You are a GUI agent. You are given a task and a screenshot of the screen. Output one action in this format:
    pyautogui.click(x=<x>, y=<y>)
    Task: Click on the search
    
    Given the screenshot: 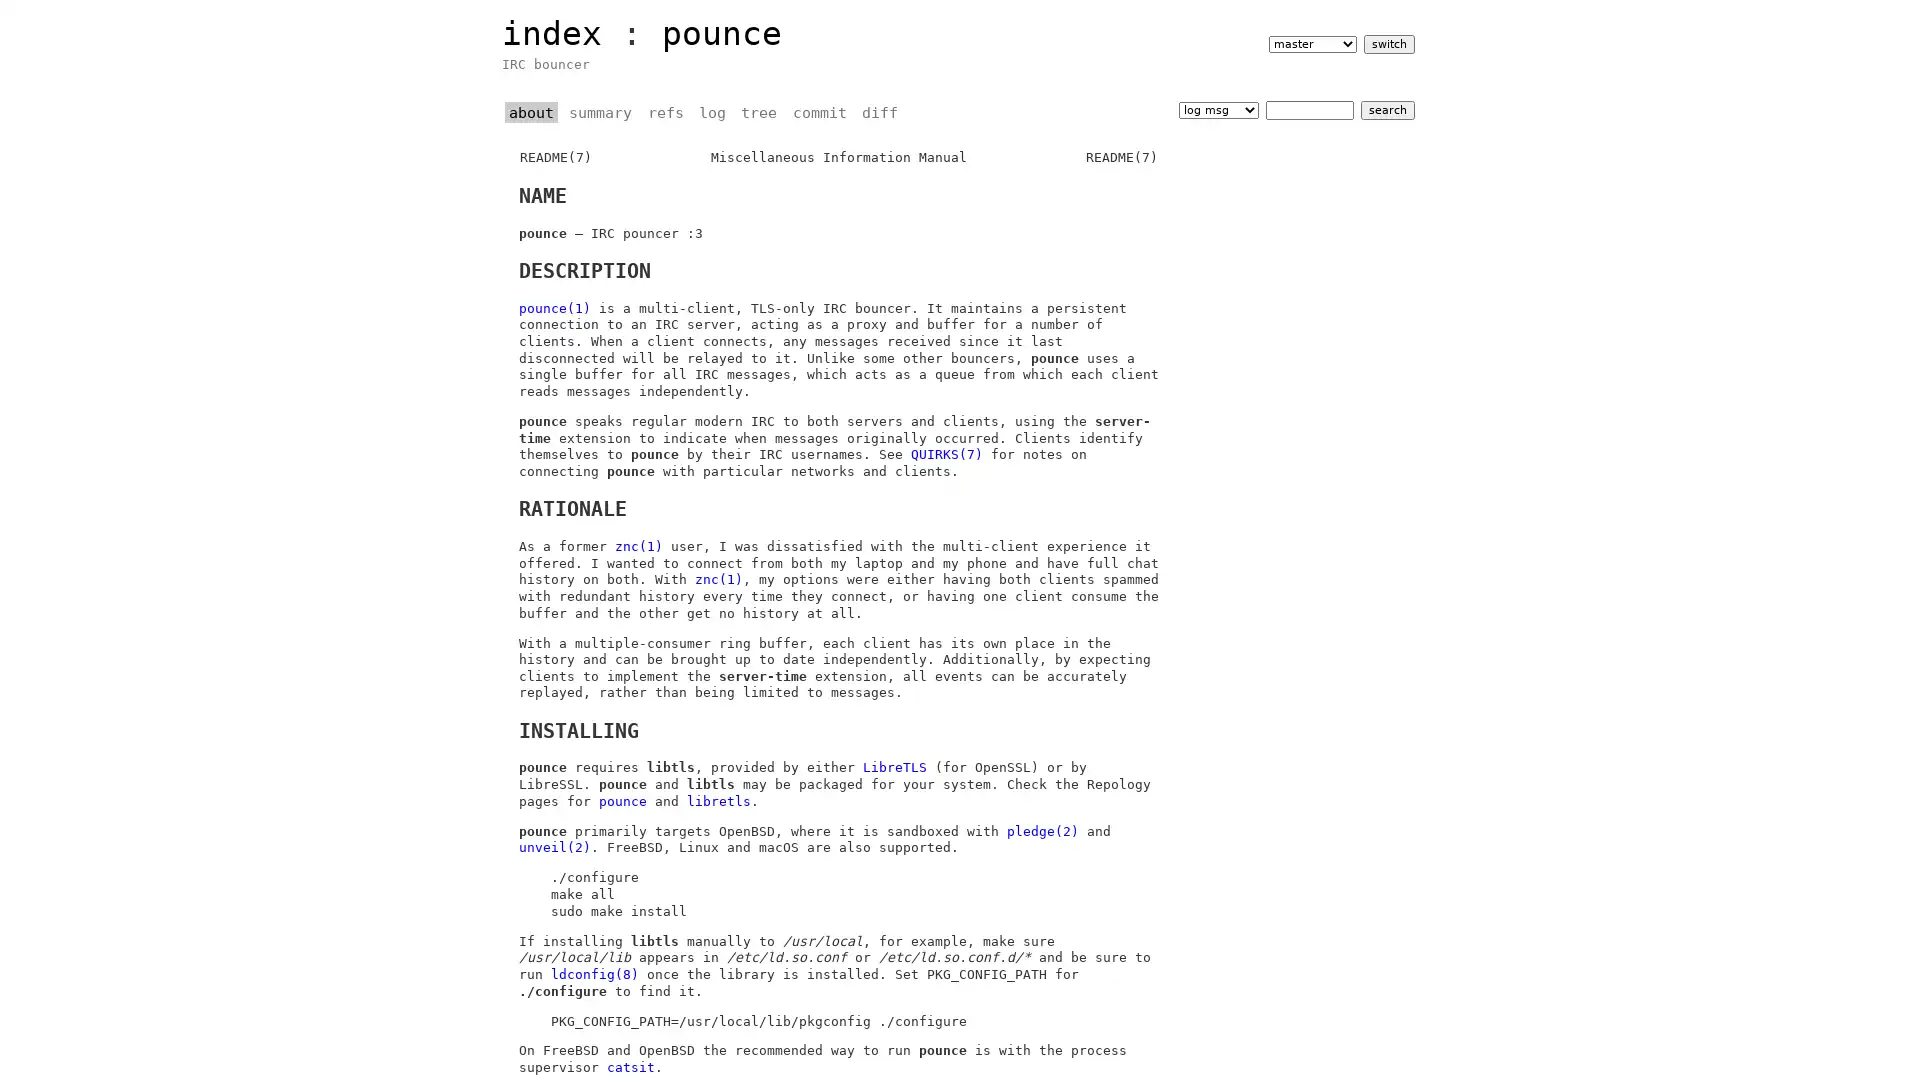 What is the action you would take?
    pyautogui.click(x=1386, y=109)
    